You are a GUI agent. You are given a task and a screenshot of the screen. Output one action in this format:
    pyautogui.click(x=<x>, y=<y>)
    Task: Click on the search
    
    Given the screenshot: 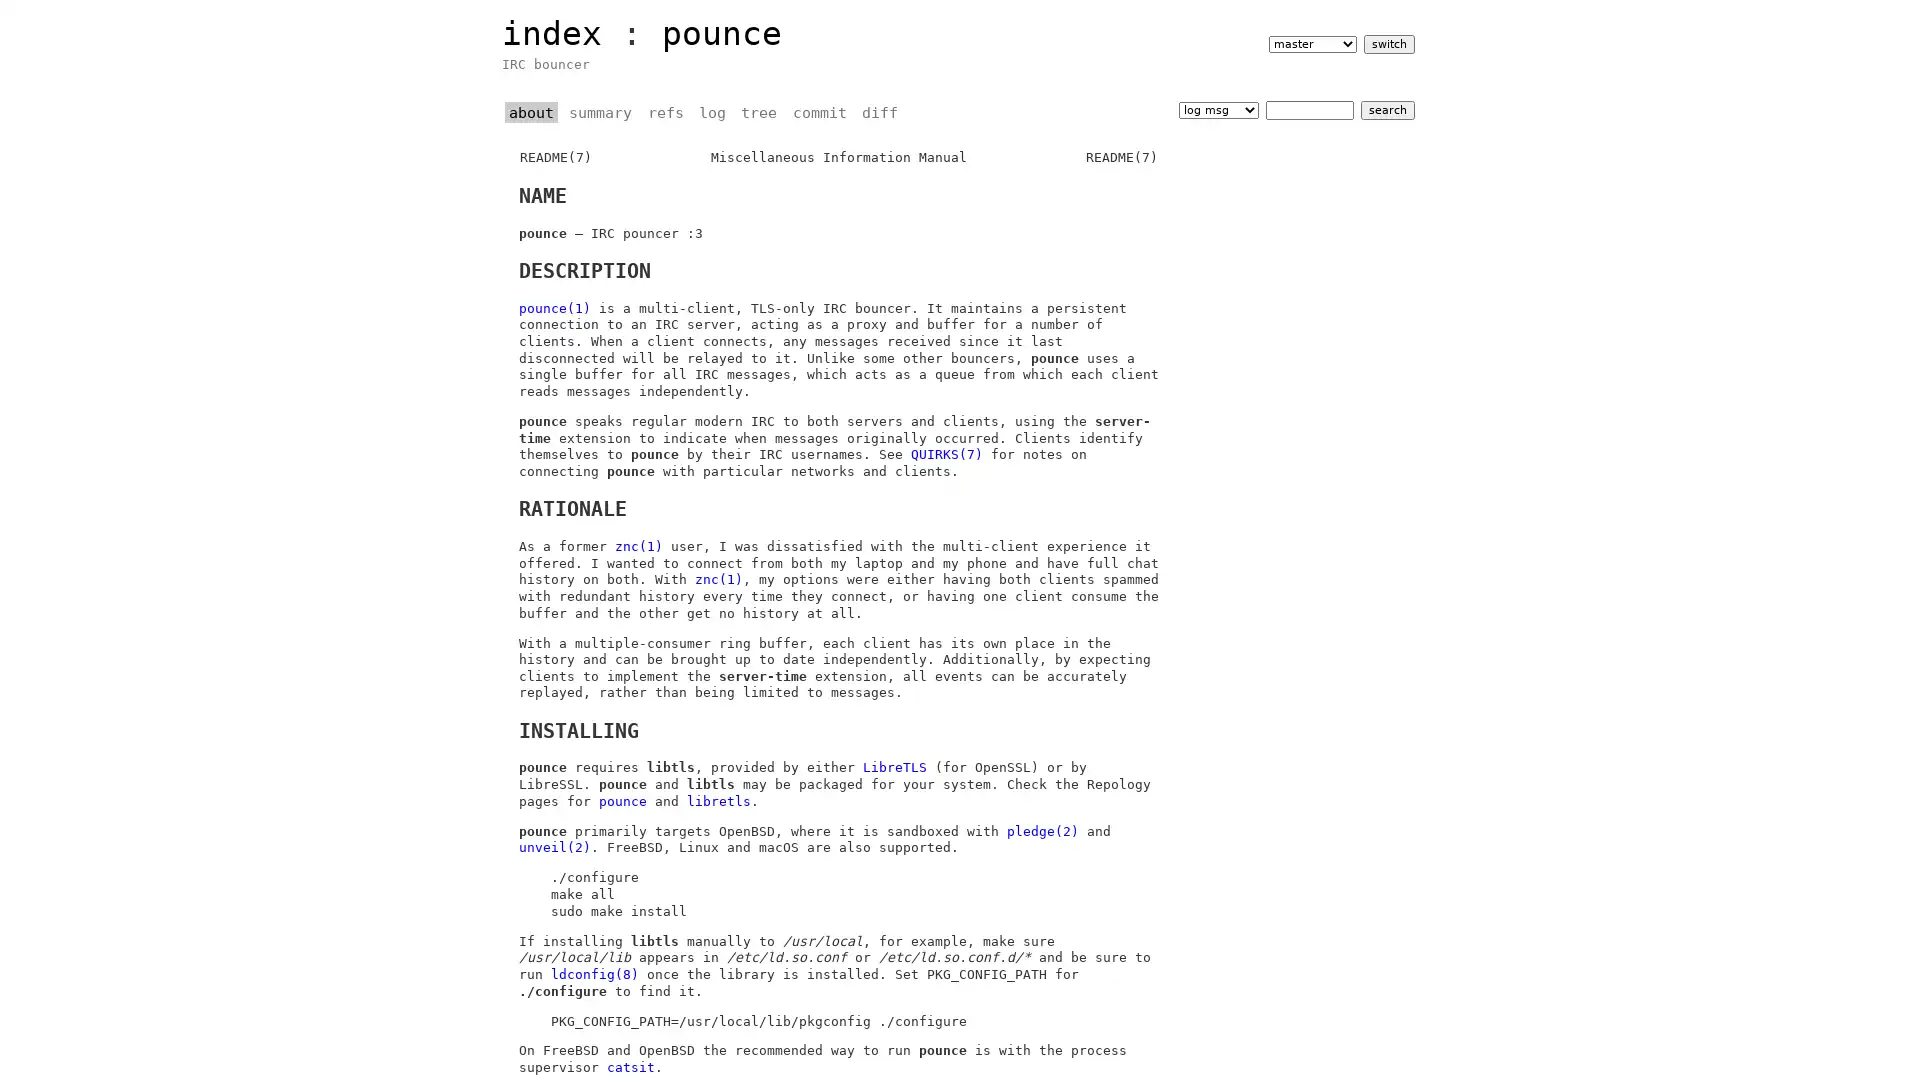 What is the action you would take?
    pyautogui.click(x=1386, y=109)
    